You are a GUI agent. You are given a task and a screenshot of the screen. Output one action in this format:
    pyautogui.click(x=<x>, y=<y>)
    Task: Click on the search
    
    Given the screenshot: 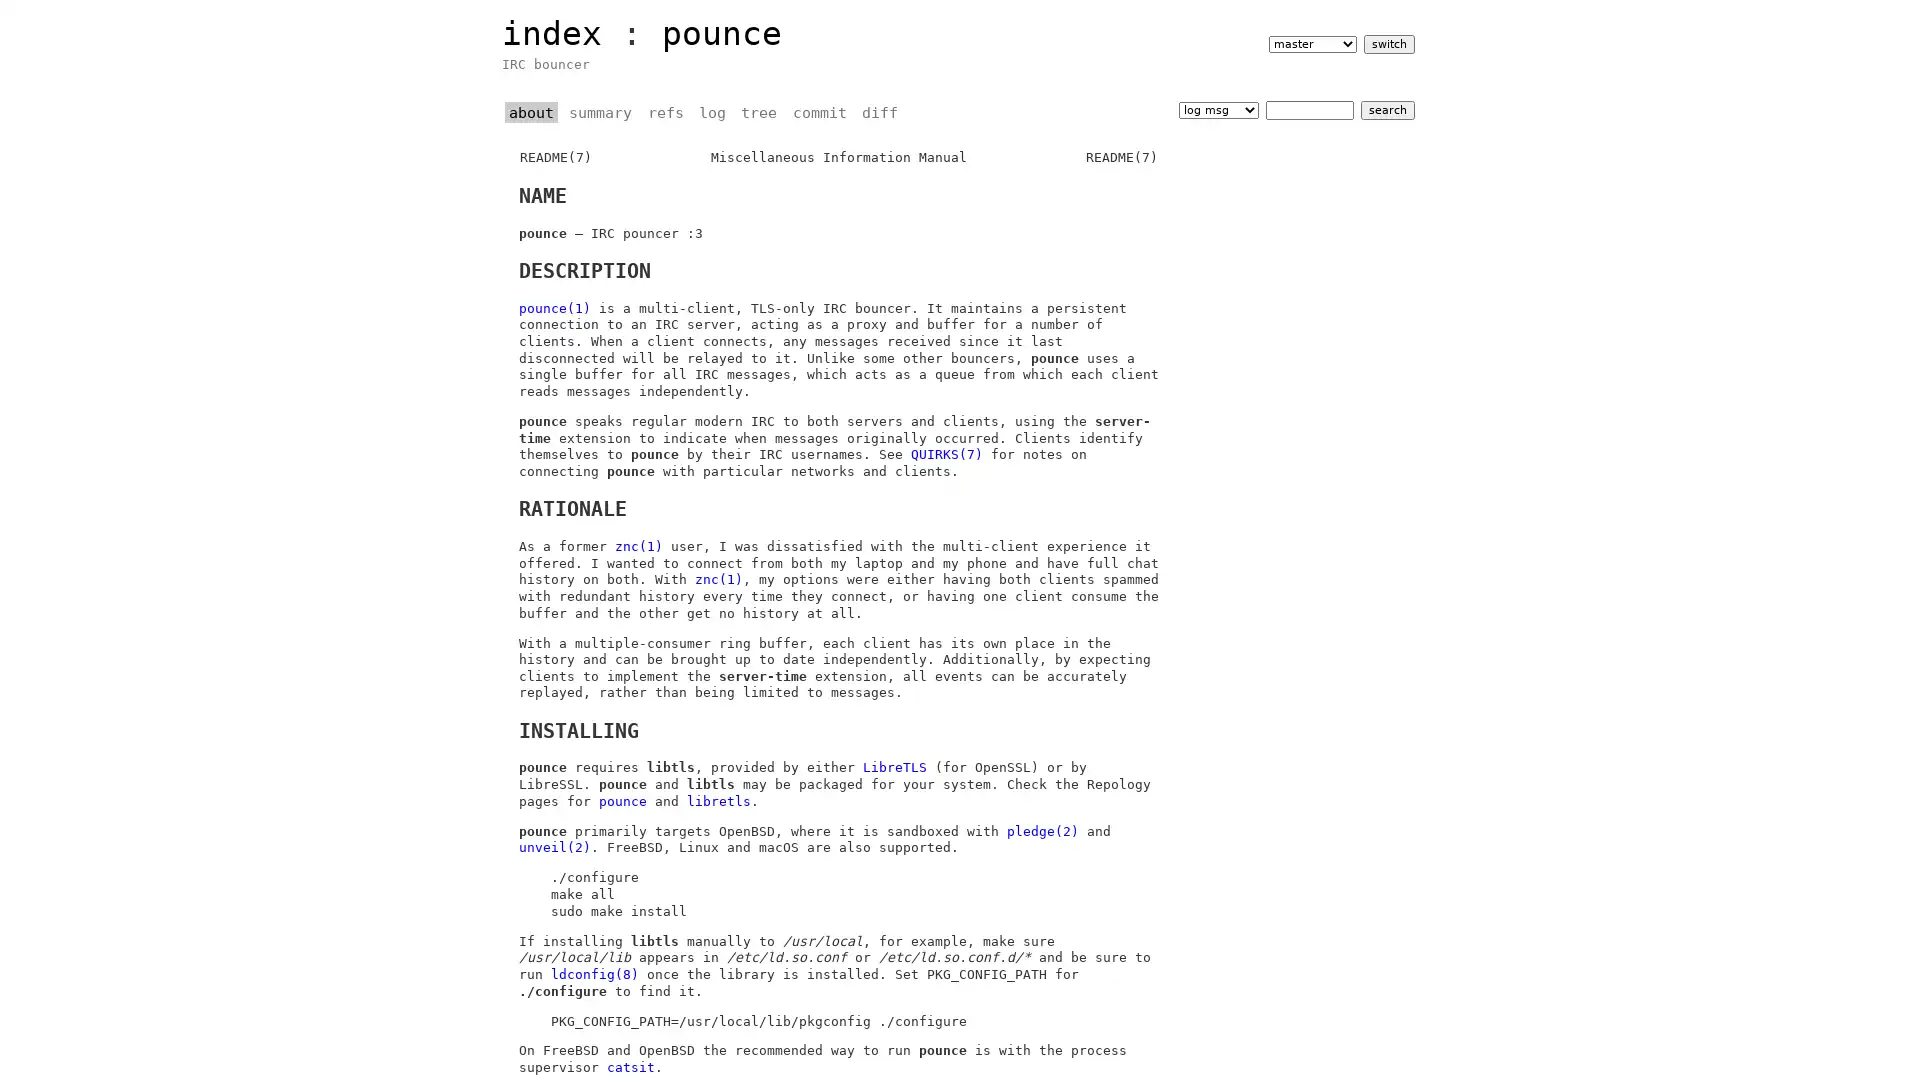 What is the action you would take?
    pyautogui.click(x=1386, y=109)
    